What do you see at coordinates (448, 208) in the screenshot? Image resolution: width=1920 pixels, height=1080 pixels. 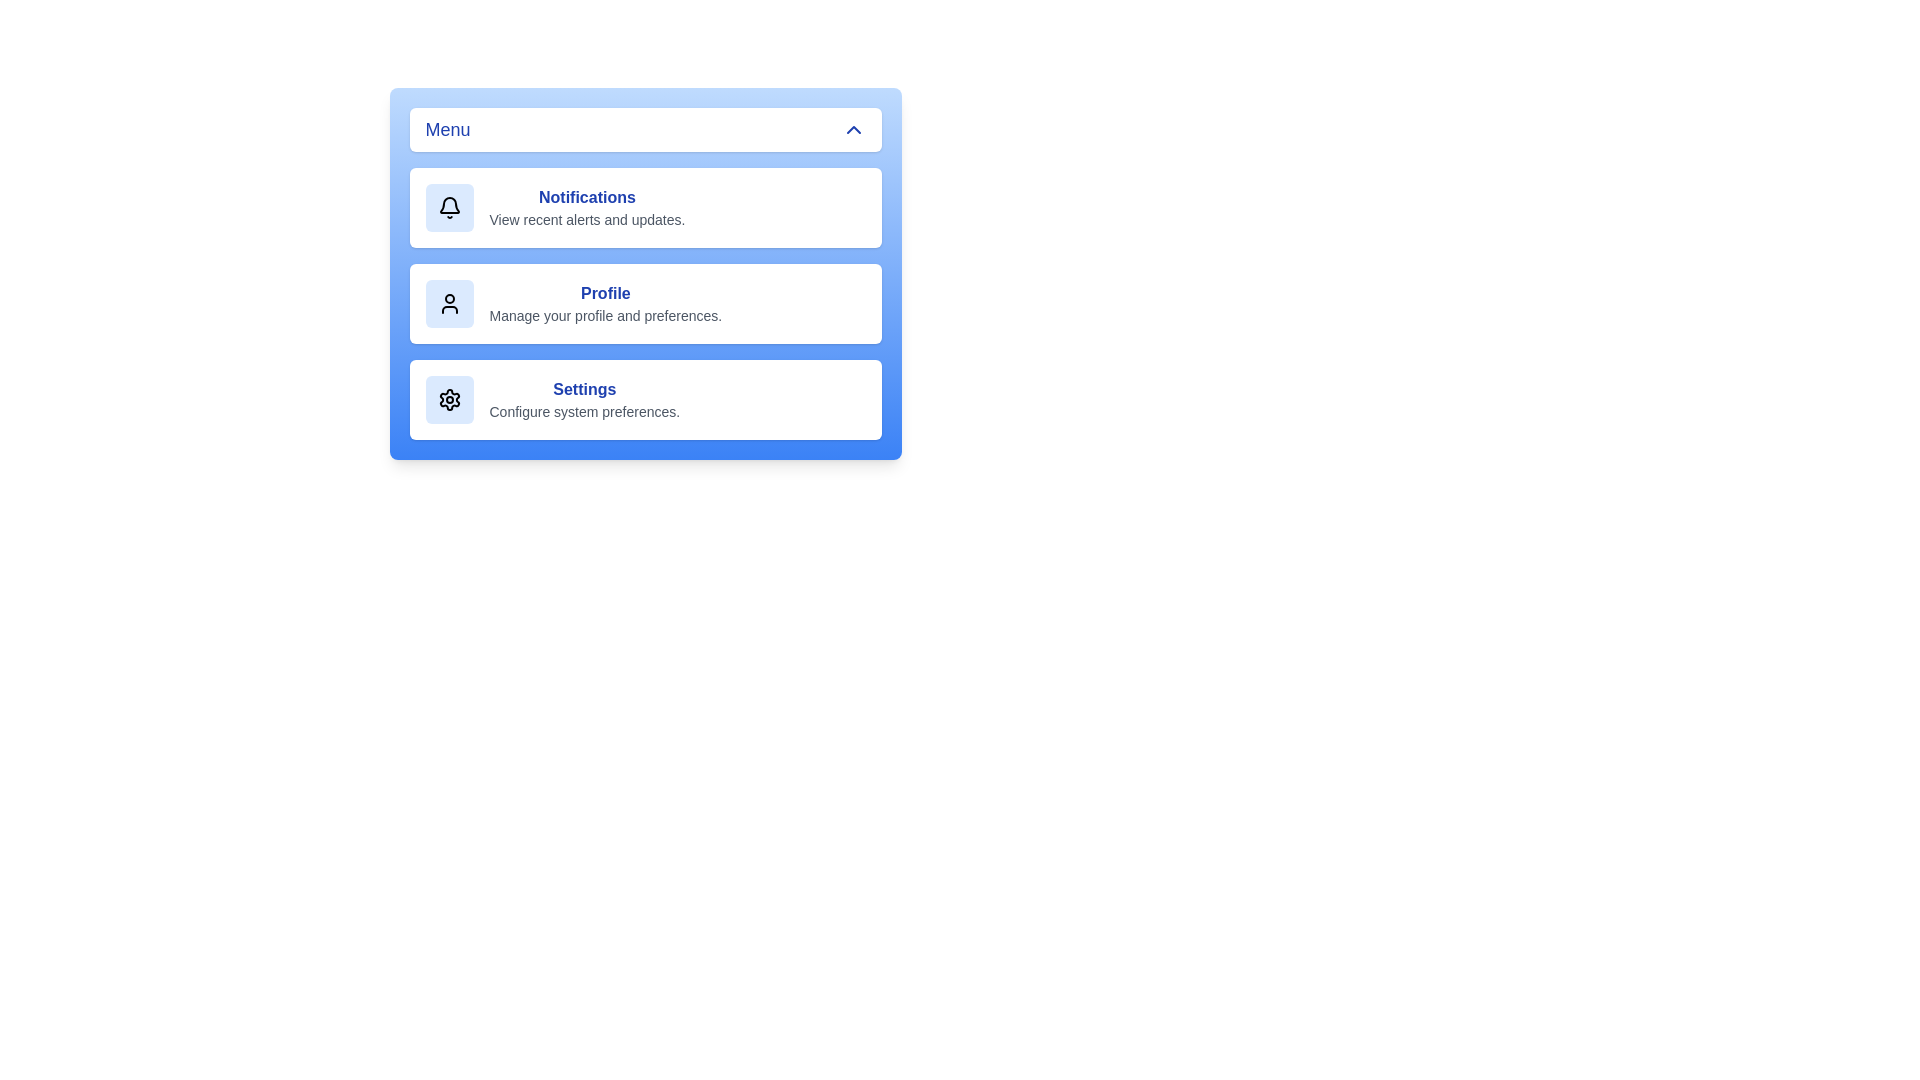 I see `the icon corresponding to Notifications in the menu` at bounding box center [448, 208].